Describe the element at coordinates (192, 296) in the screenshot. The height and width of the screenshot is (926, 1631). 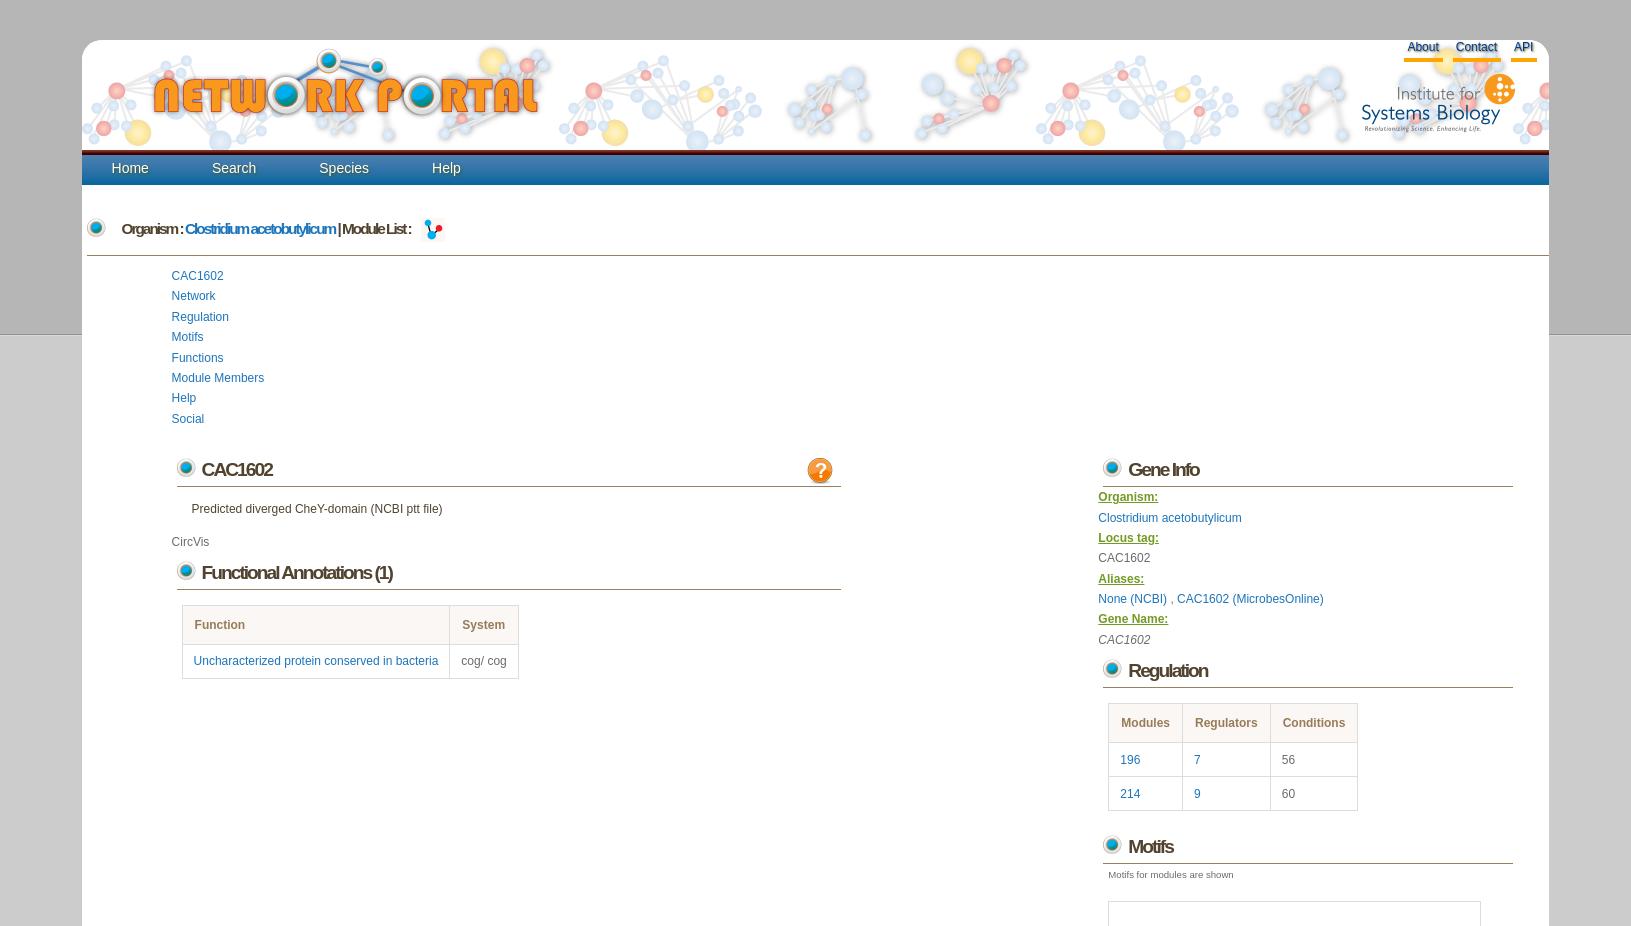
I see `'Network'` at that location.